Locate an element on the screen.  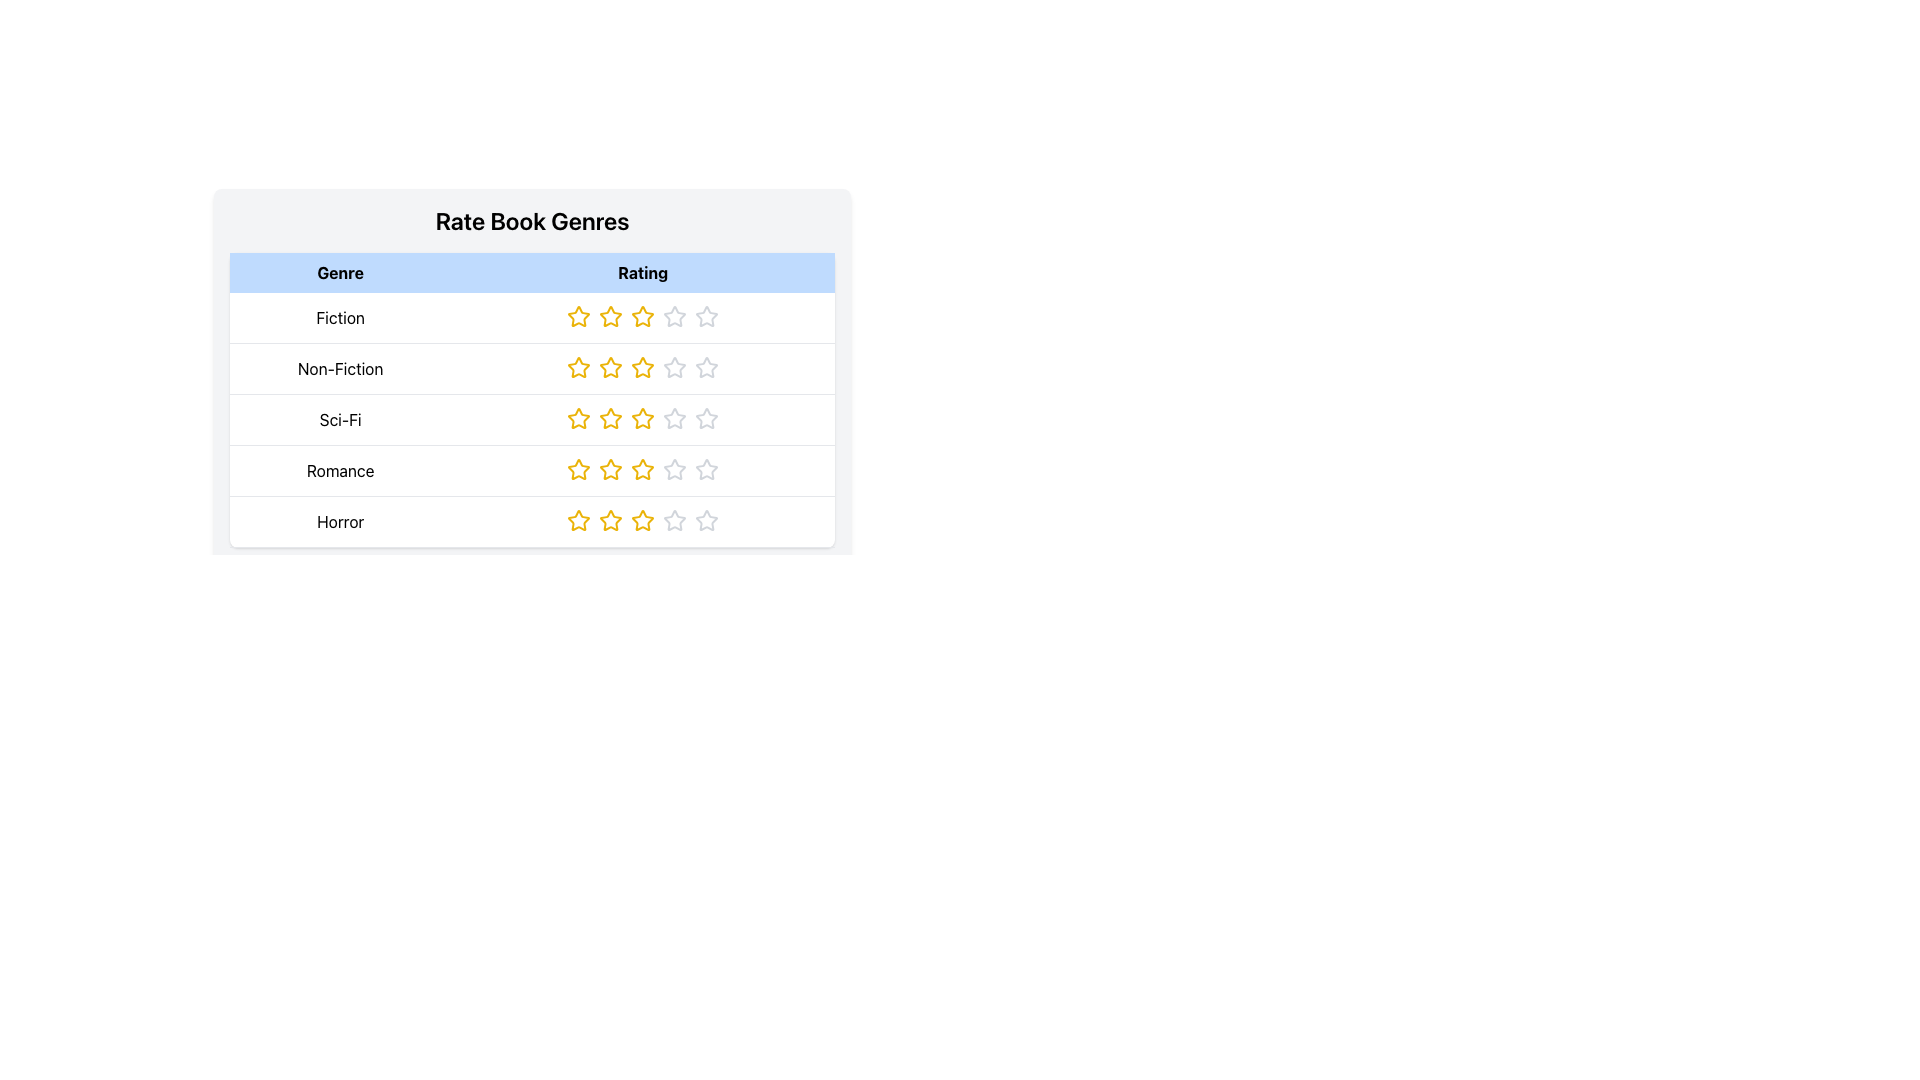
the third rating star icon located in the second row under the 'Non-Fiction' genre in the 'Rating' column is located at coordinates (675, 367).